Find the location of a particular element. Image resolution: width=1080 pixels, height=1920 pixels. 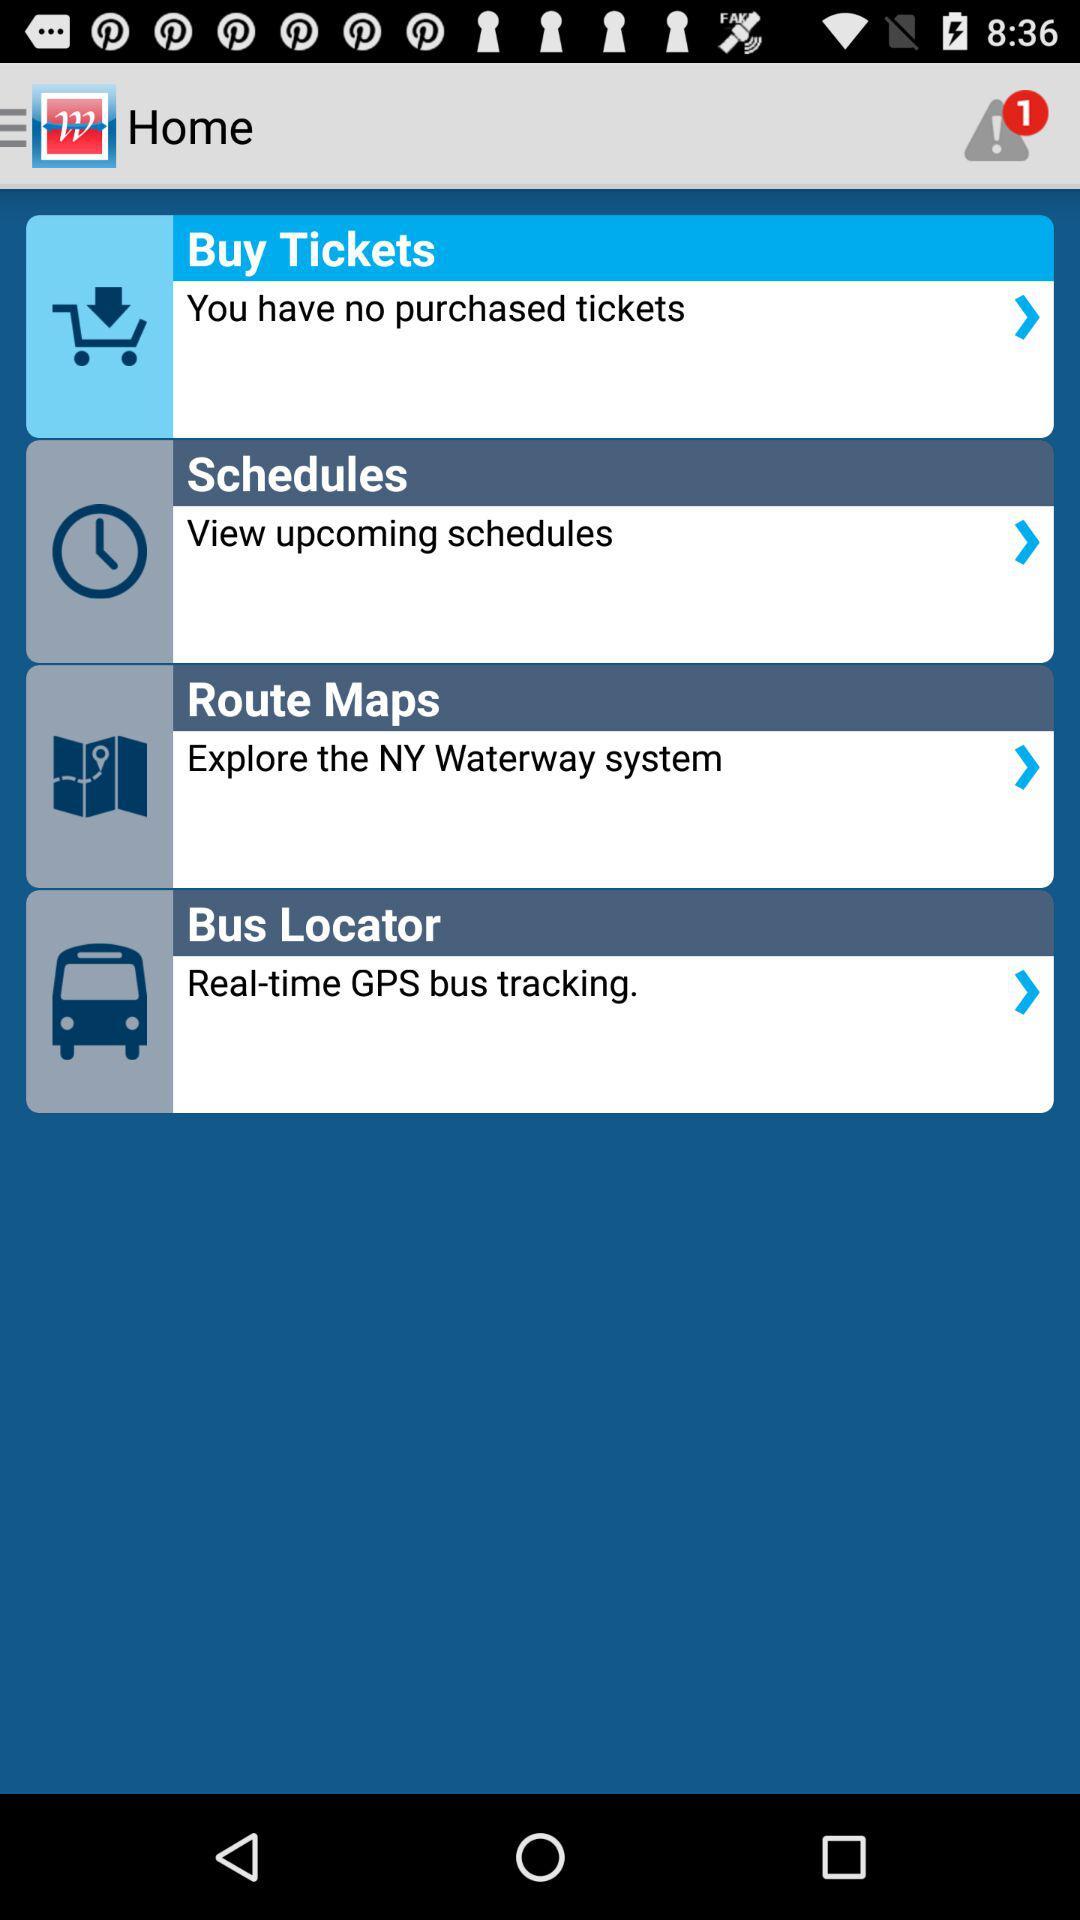

app to the right of home item is located at coordinates (1006, 124).